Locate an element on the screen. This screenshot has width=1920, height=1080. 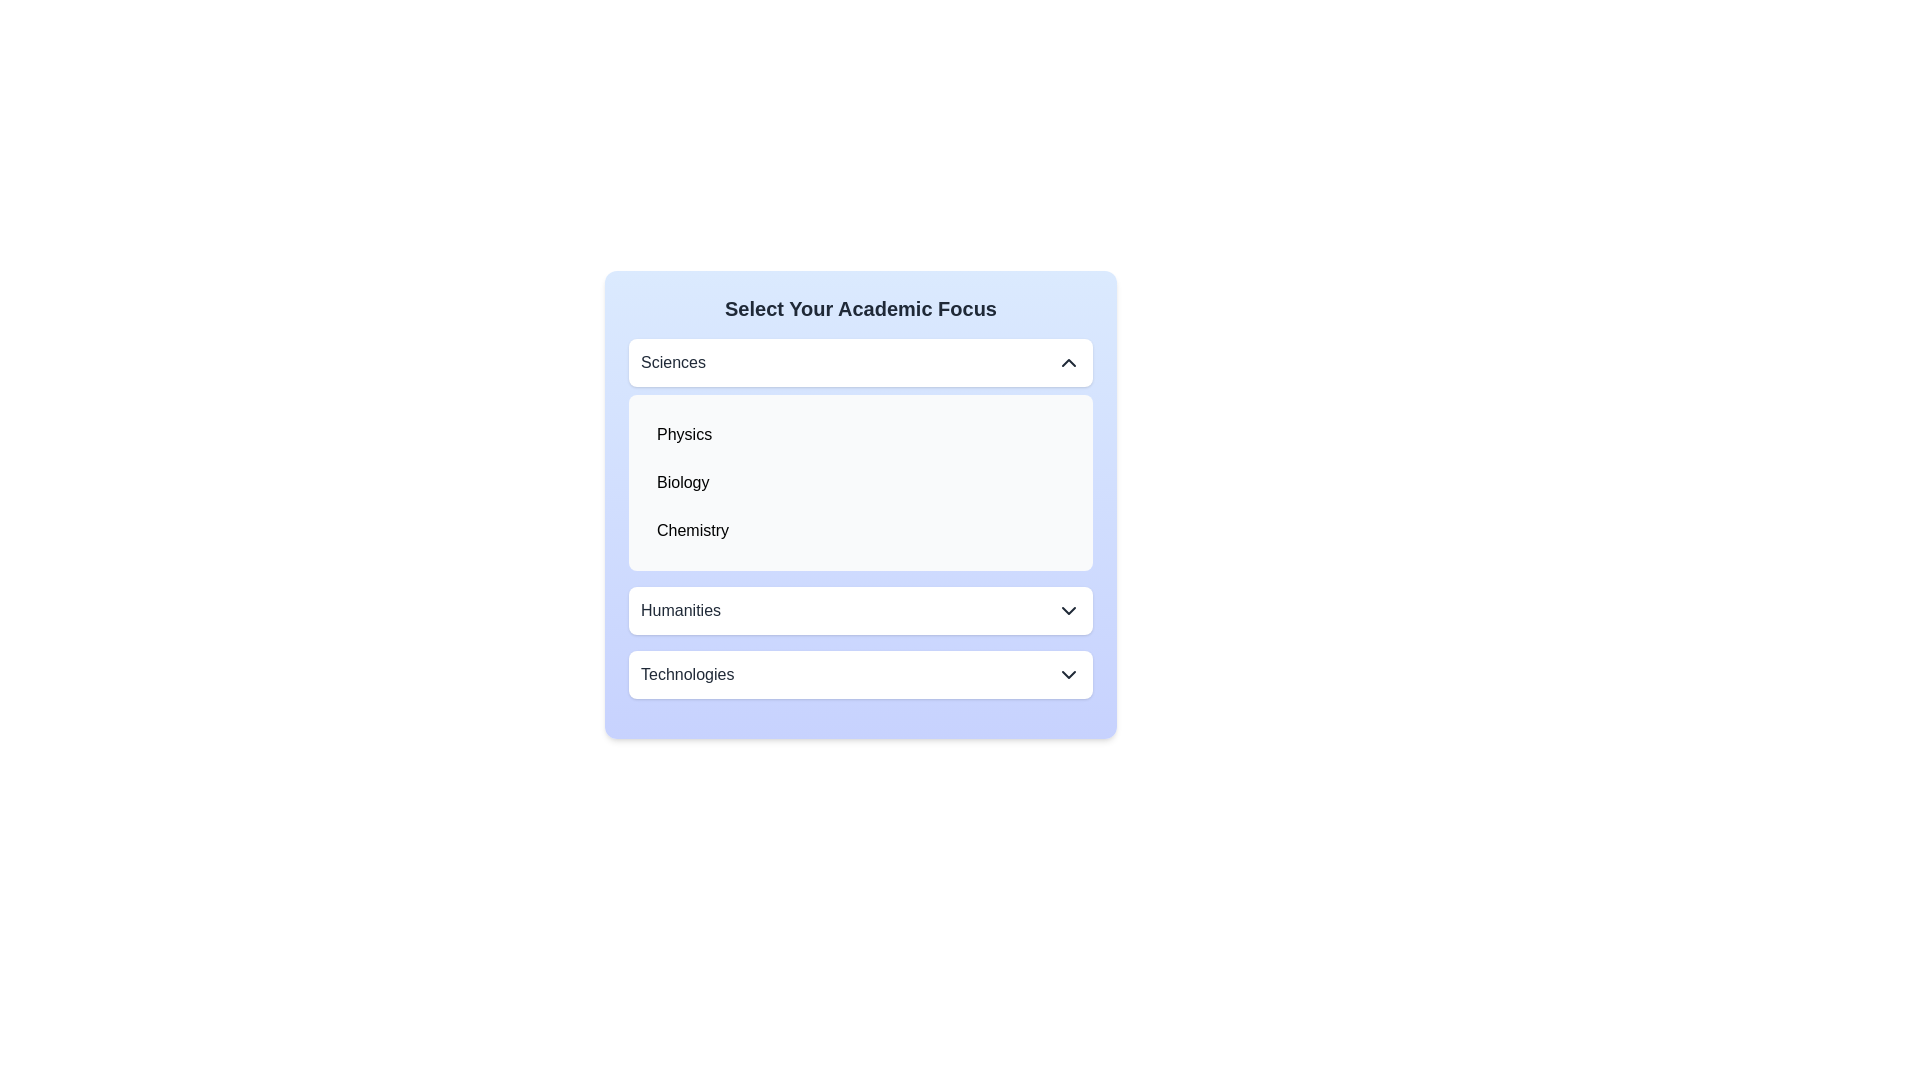
the text label displaying 'Sciences' within the dropdown menu header, located in the white rectangular area at the top of the dropdown component is located at coordinates (673, 362).